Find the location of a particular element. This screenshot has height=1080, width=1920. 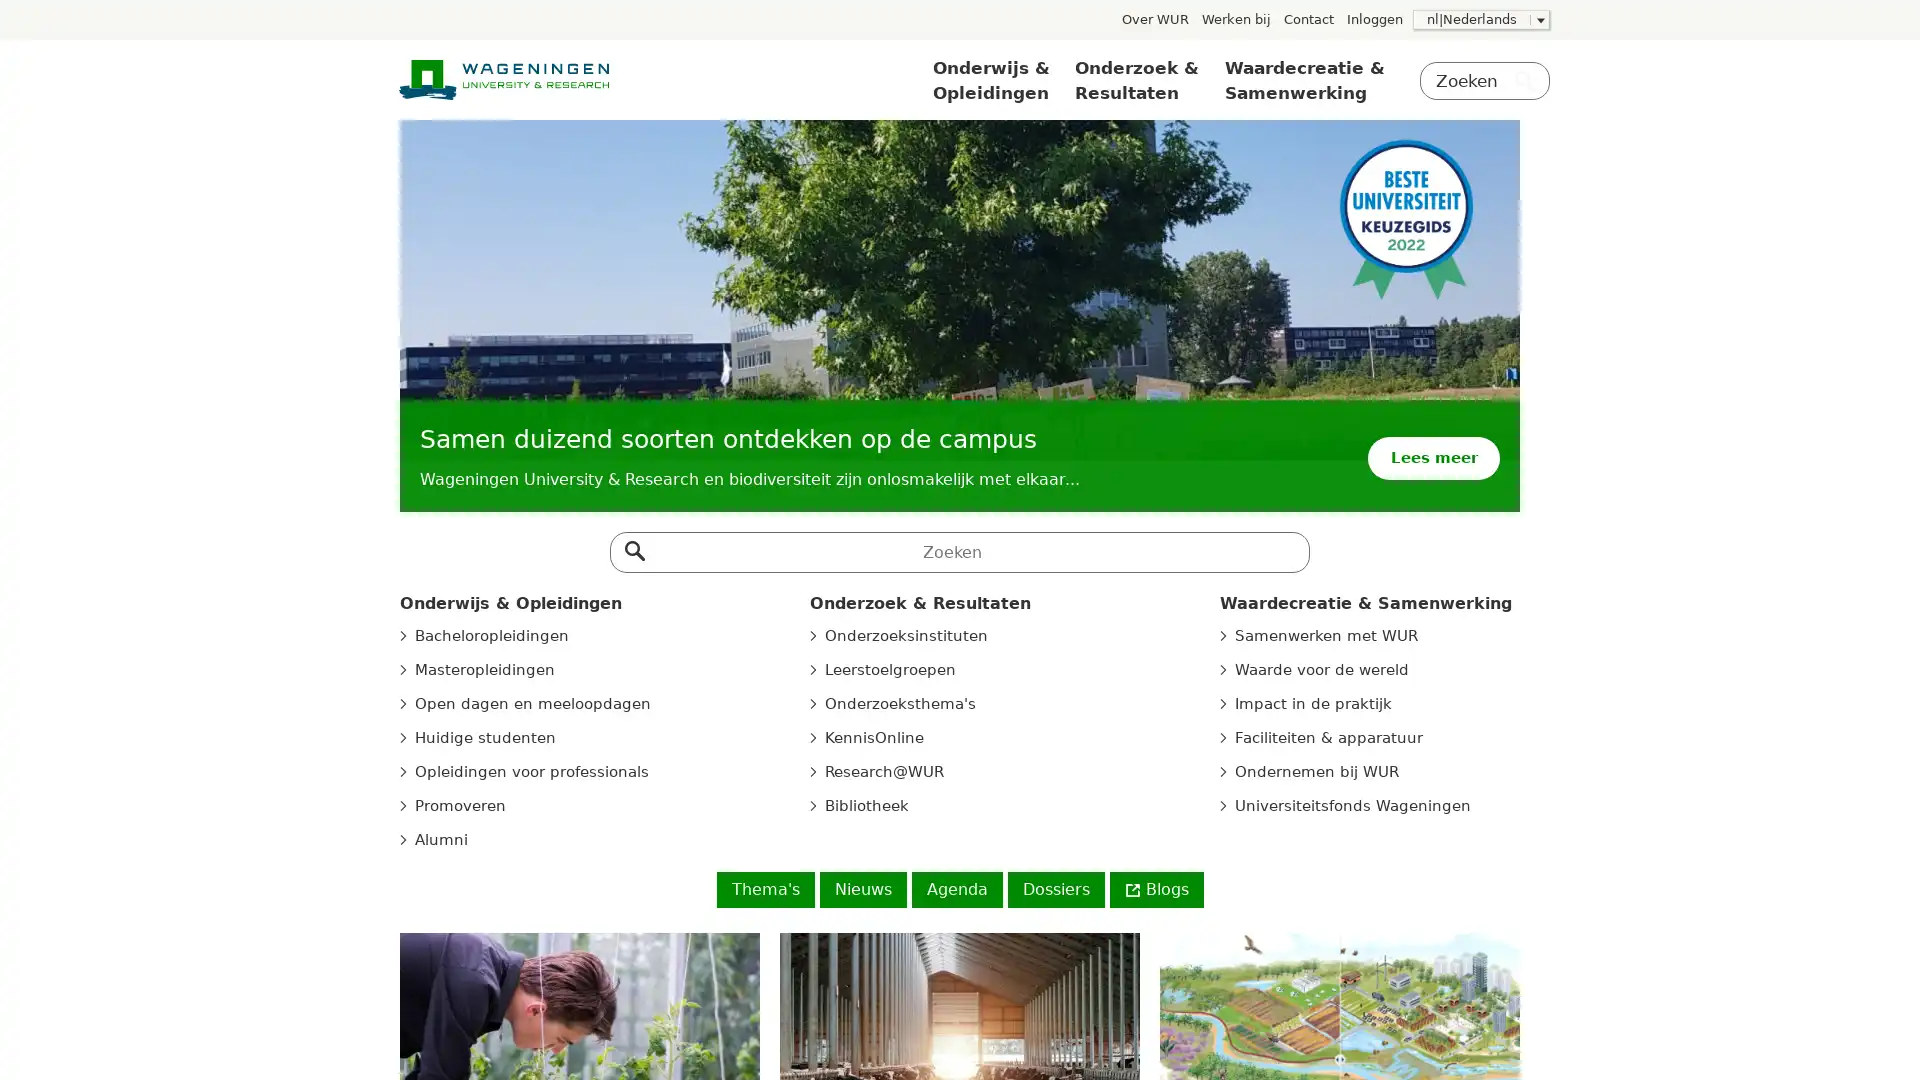

Zoeken is located at coordinates (632, 546).